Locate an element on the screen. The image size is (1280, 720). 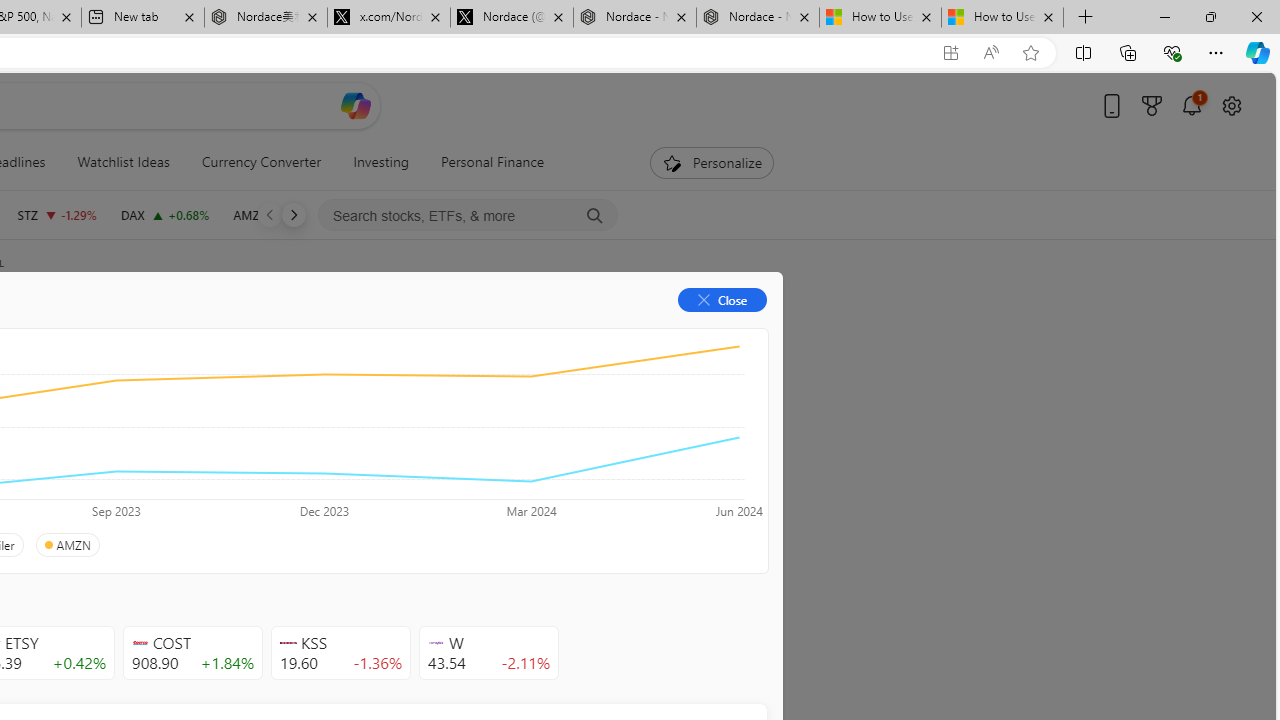
'x.com/NordaceOfficial' is located at coordinates (389, 17).